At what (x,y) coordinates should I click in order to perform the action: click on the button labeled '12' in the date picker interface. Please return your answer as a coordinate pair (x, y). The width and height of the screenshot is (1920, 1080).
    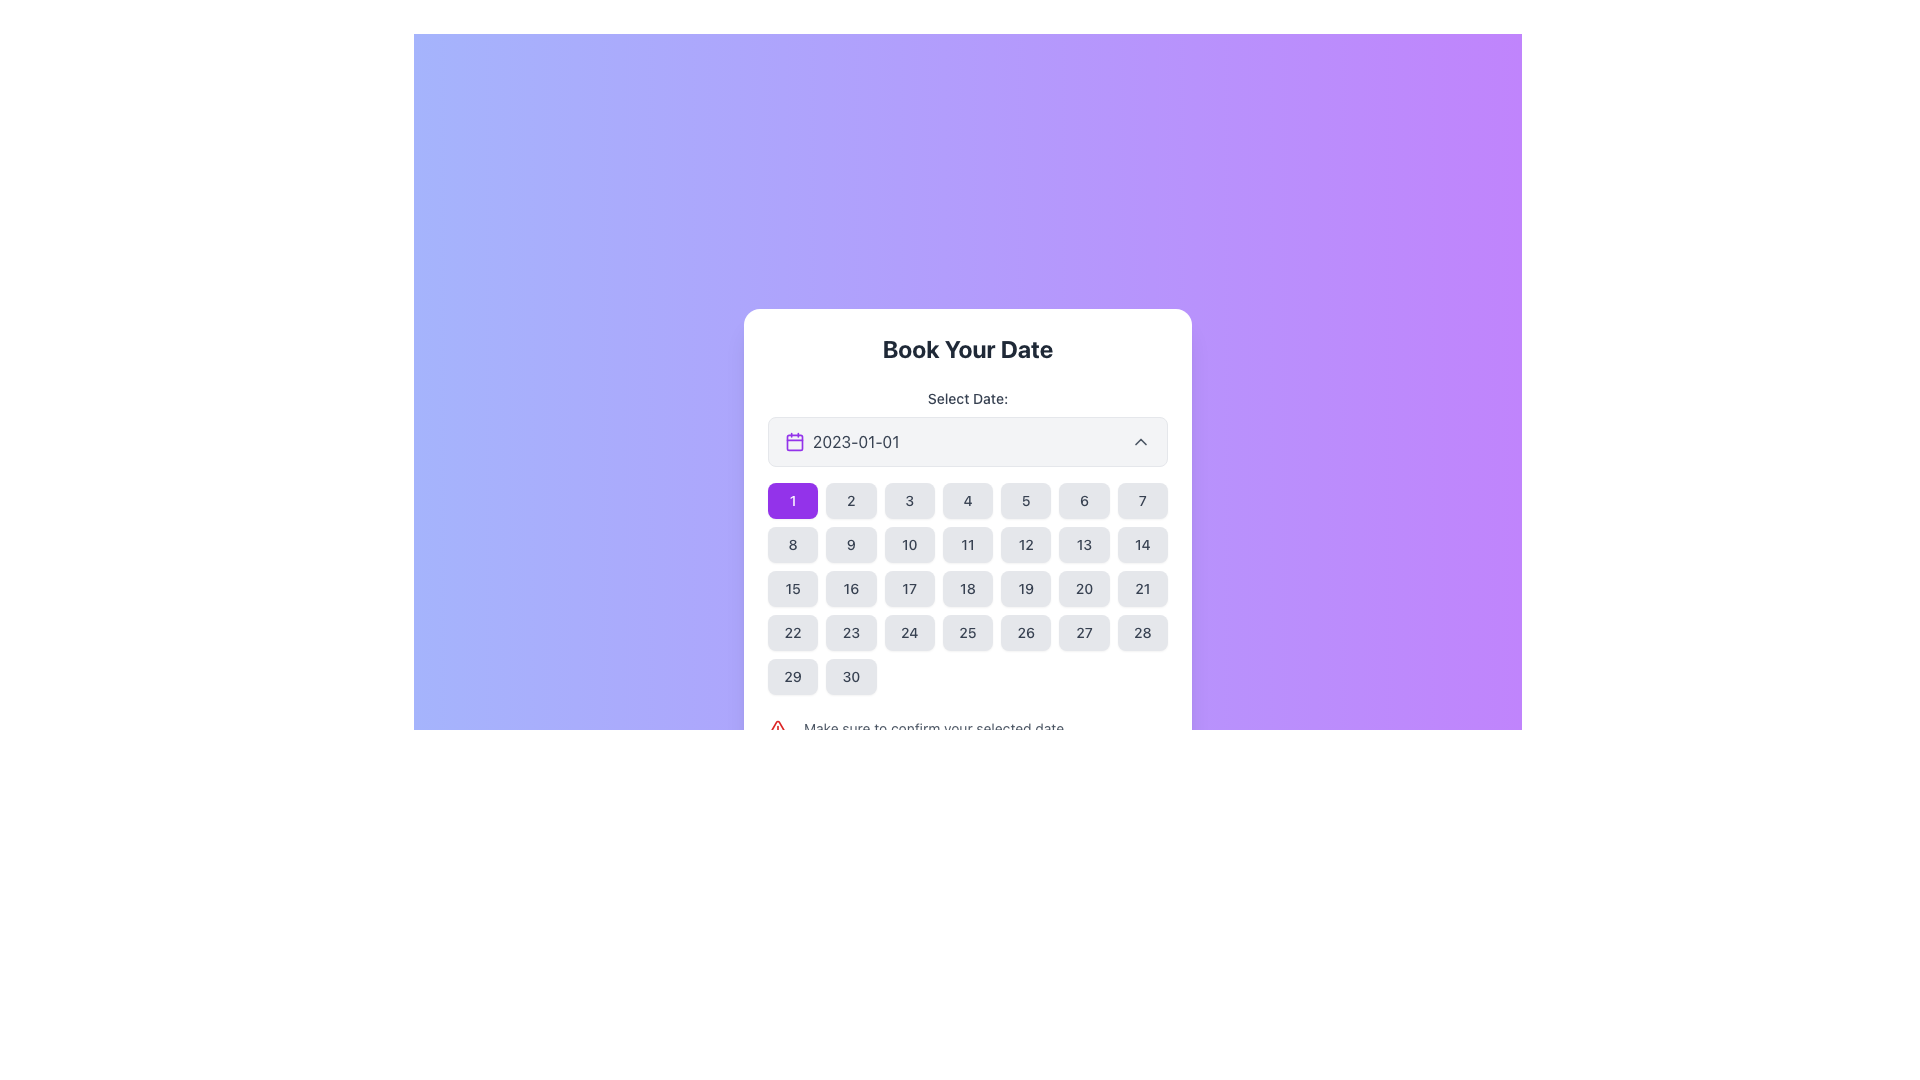
    Looking at the image, I should click on (1026, 544).